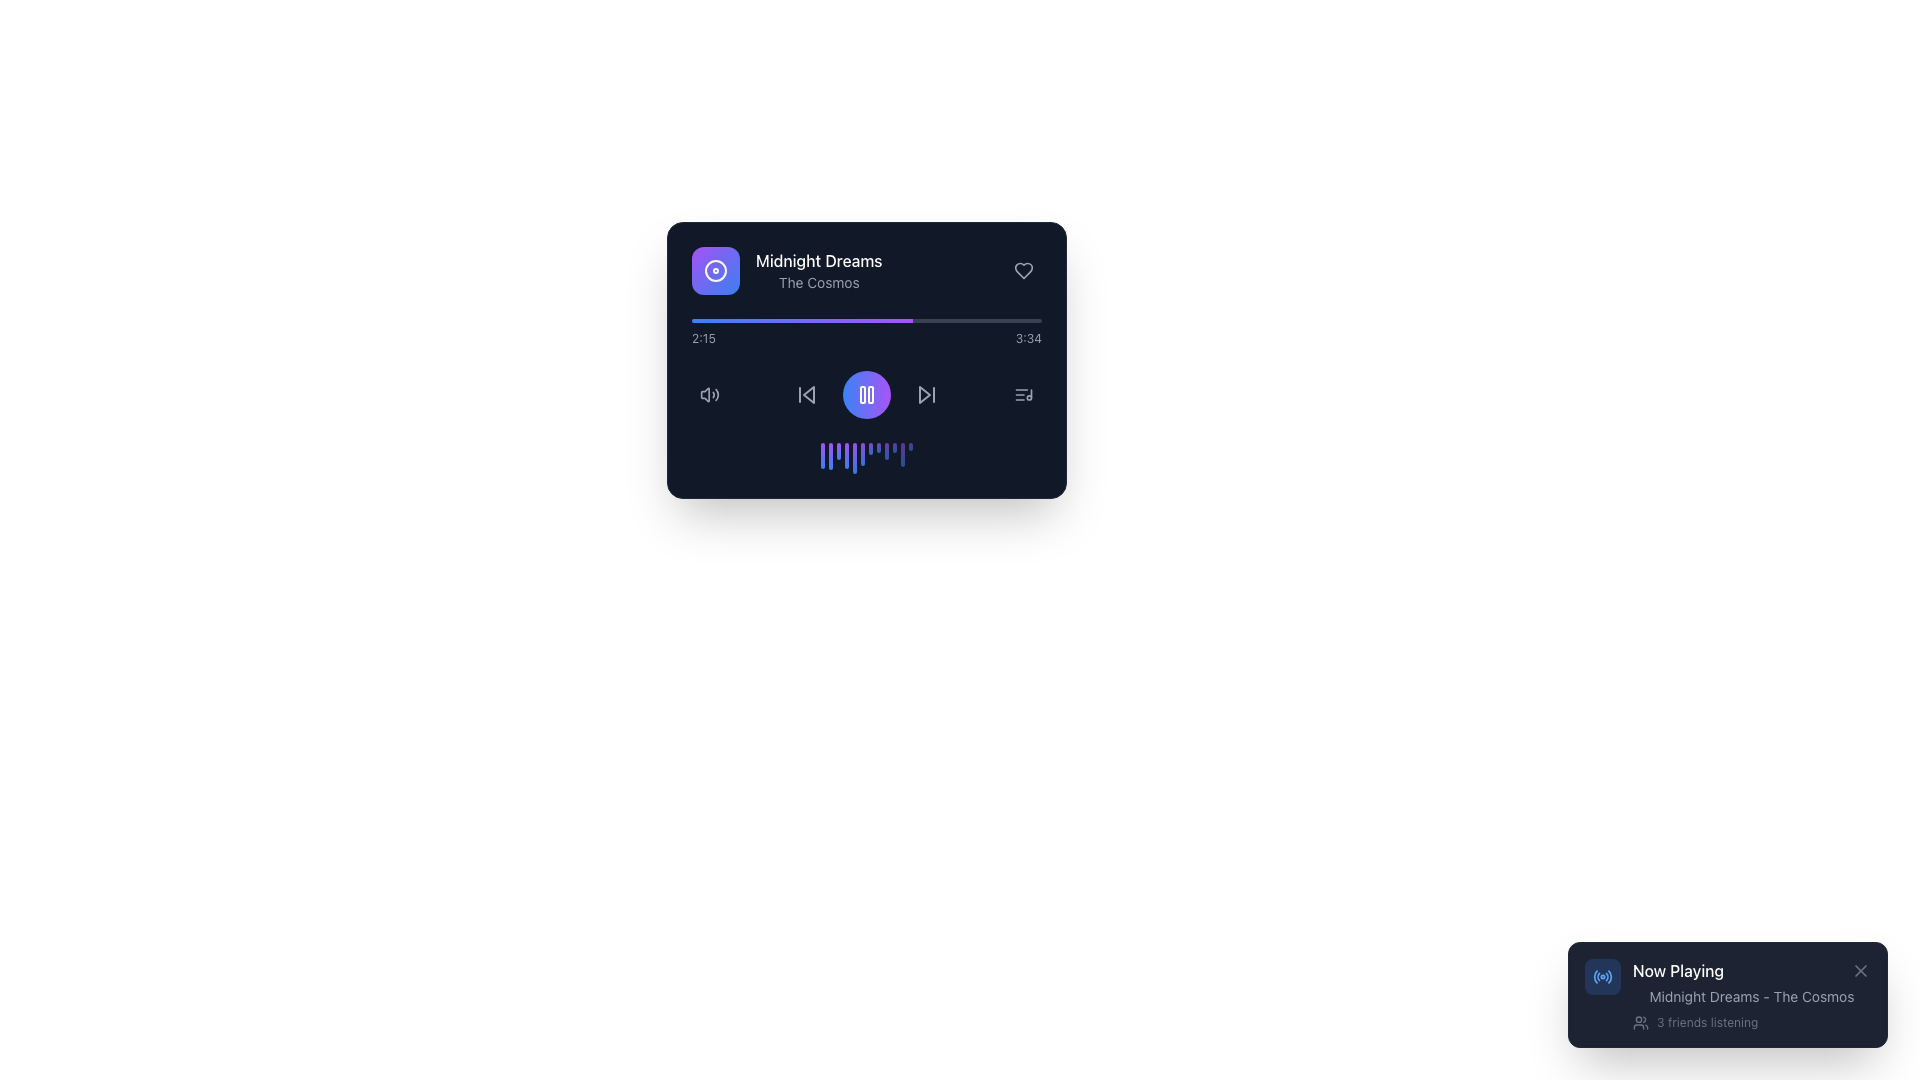  I want to click on text displayed in the Information display section, which includes 'Now Playing,' 'Midnight Dreams - The Cosmos,' and '3 friends listening.', so click(1751, 995).